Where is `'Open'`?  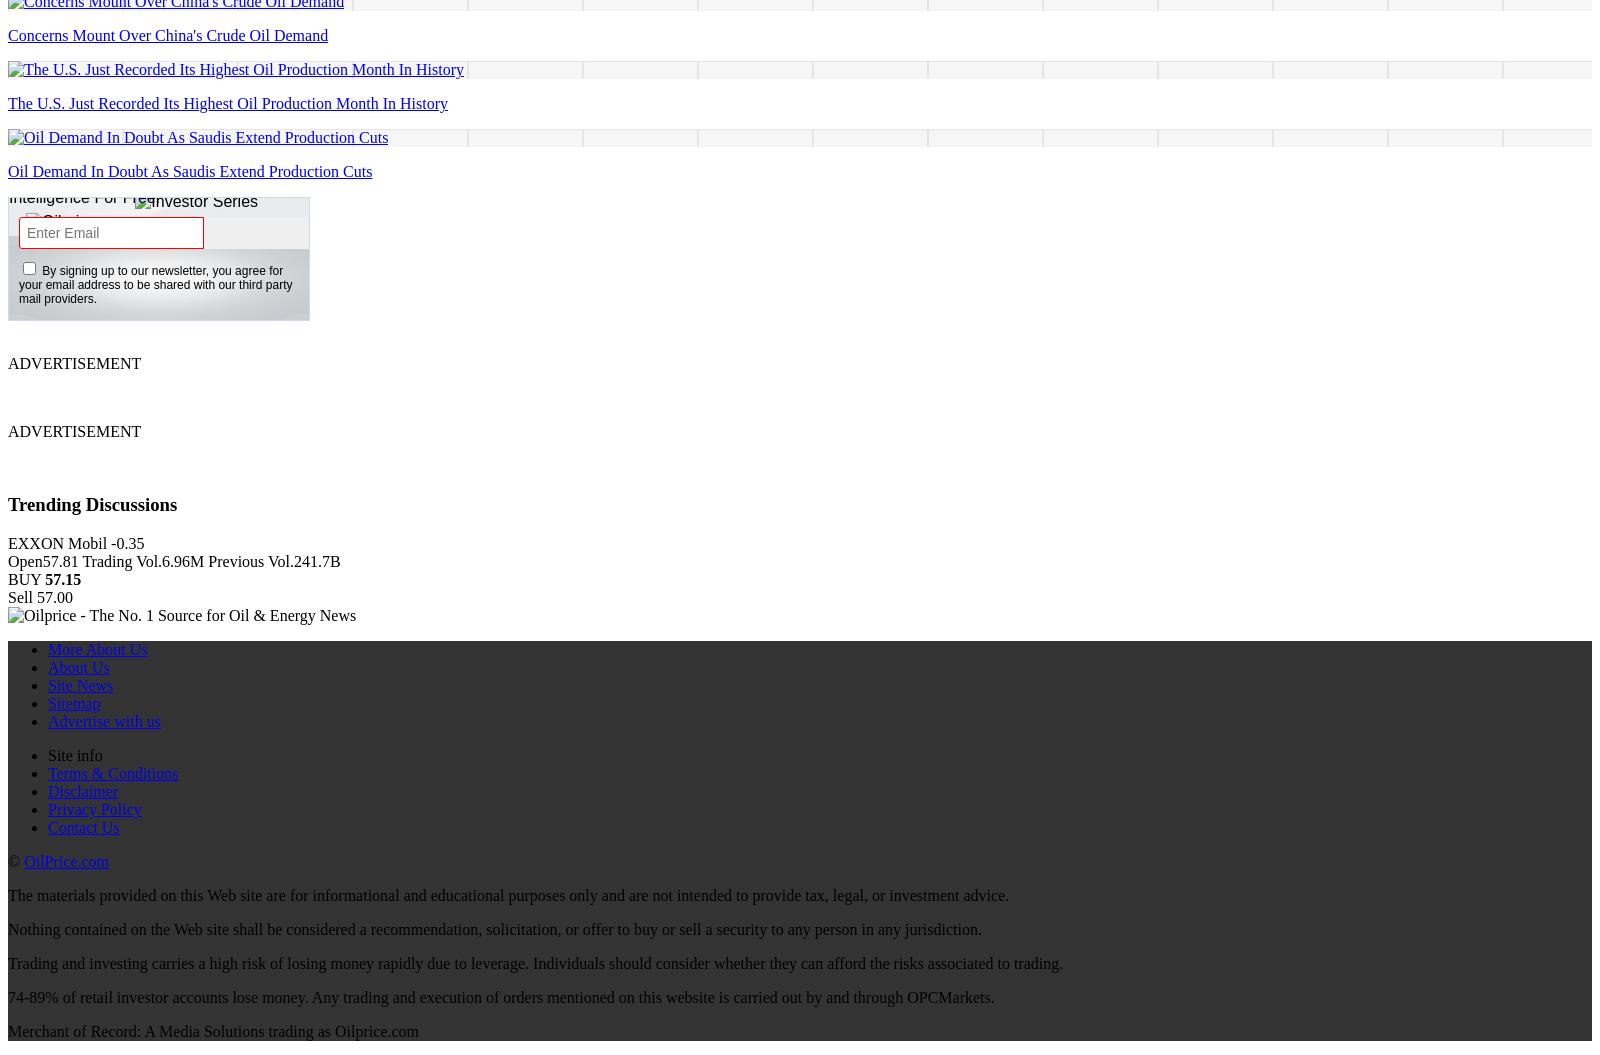
'Open' is located at coordinates (23, 559).